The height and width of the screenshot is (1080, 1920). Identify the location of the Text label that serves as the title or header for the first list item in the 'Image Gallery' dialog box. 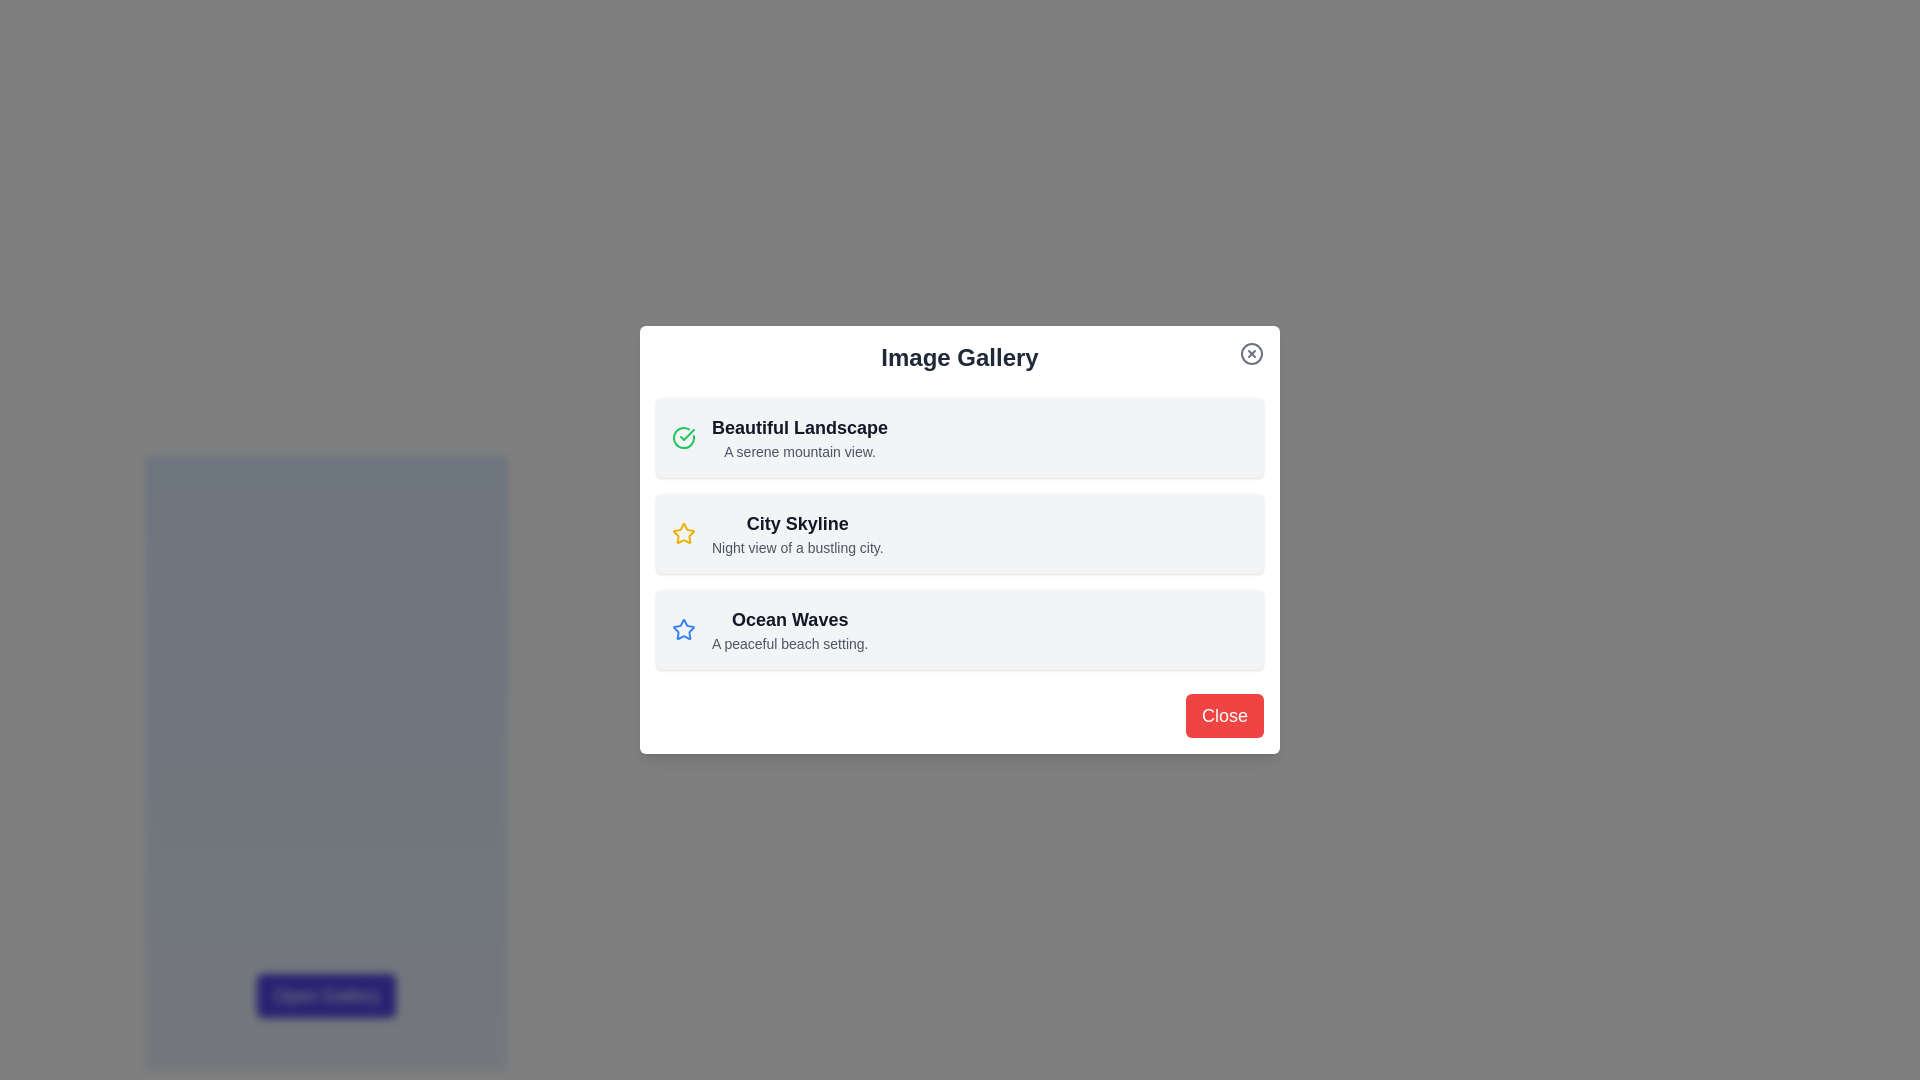
(800, 427).